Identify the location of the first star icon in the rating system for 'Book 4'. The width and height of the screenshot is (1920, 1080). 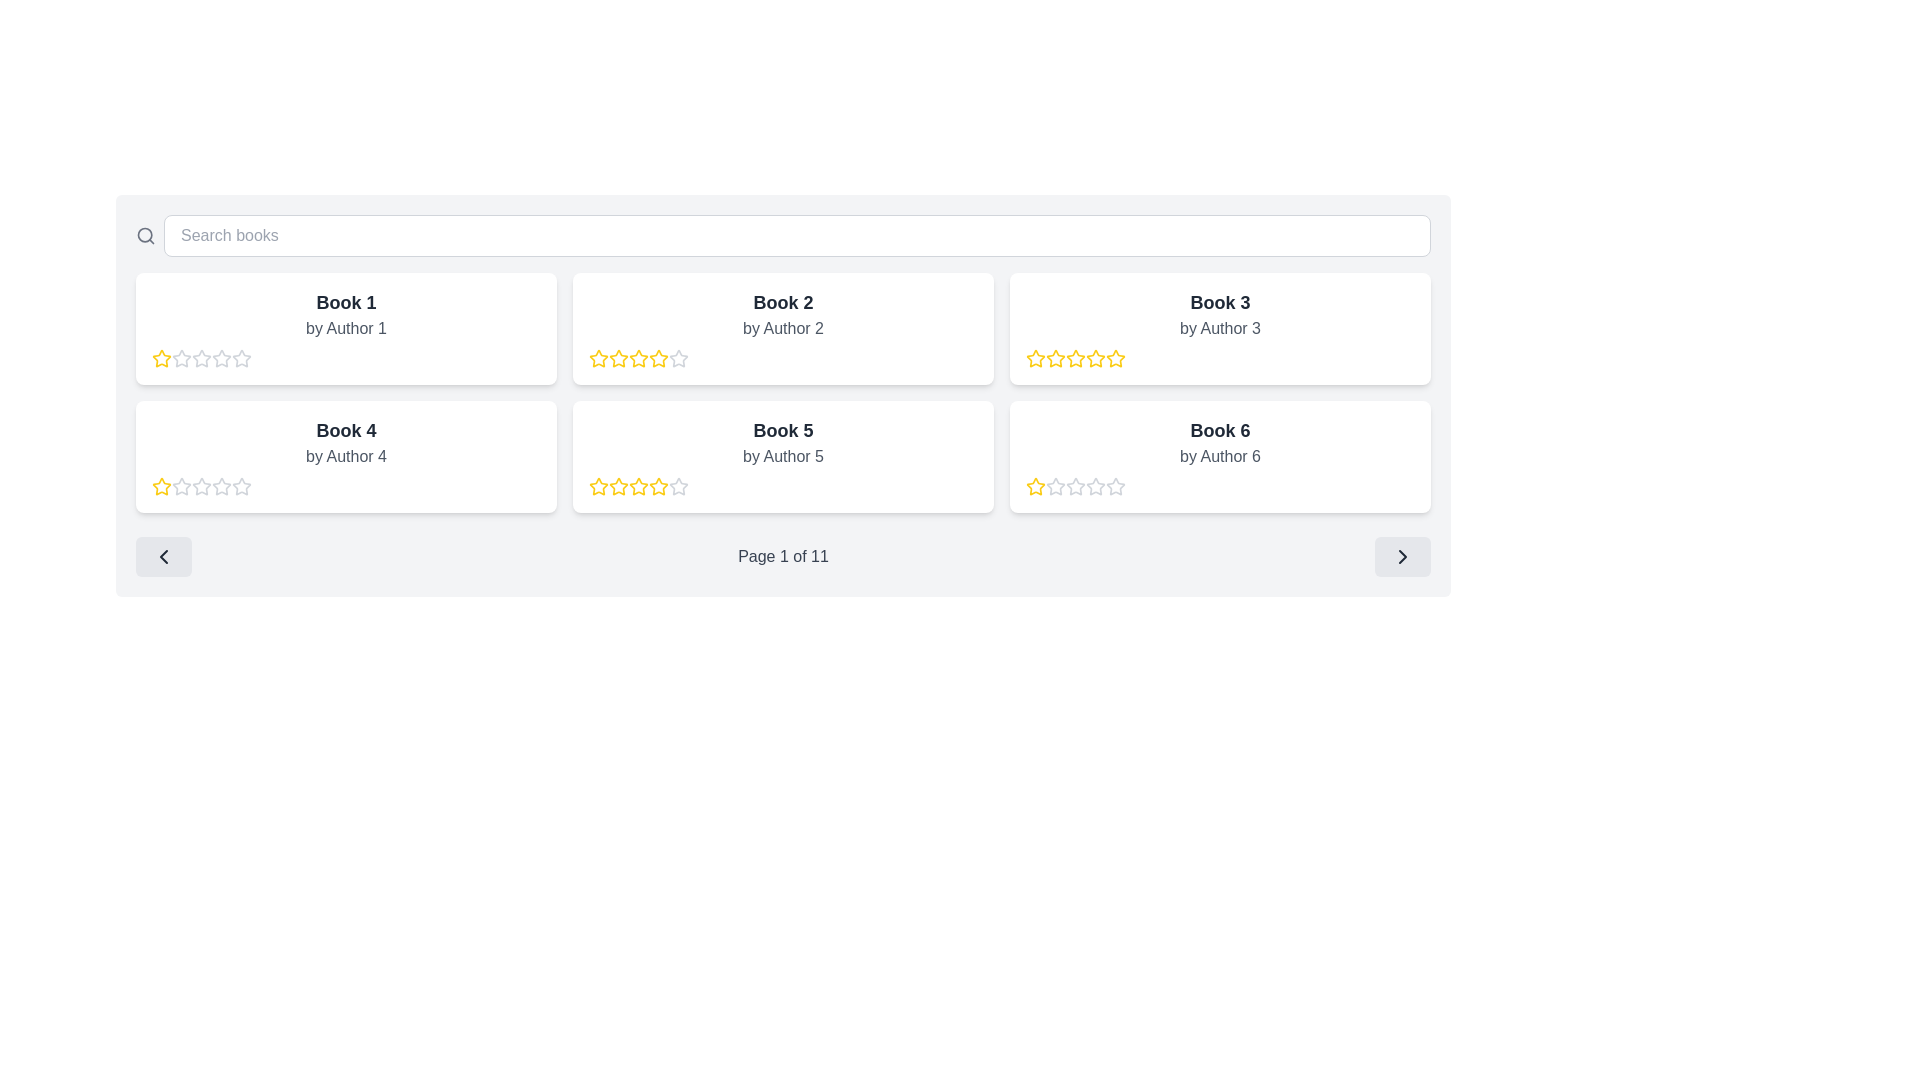
(182, 486).